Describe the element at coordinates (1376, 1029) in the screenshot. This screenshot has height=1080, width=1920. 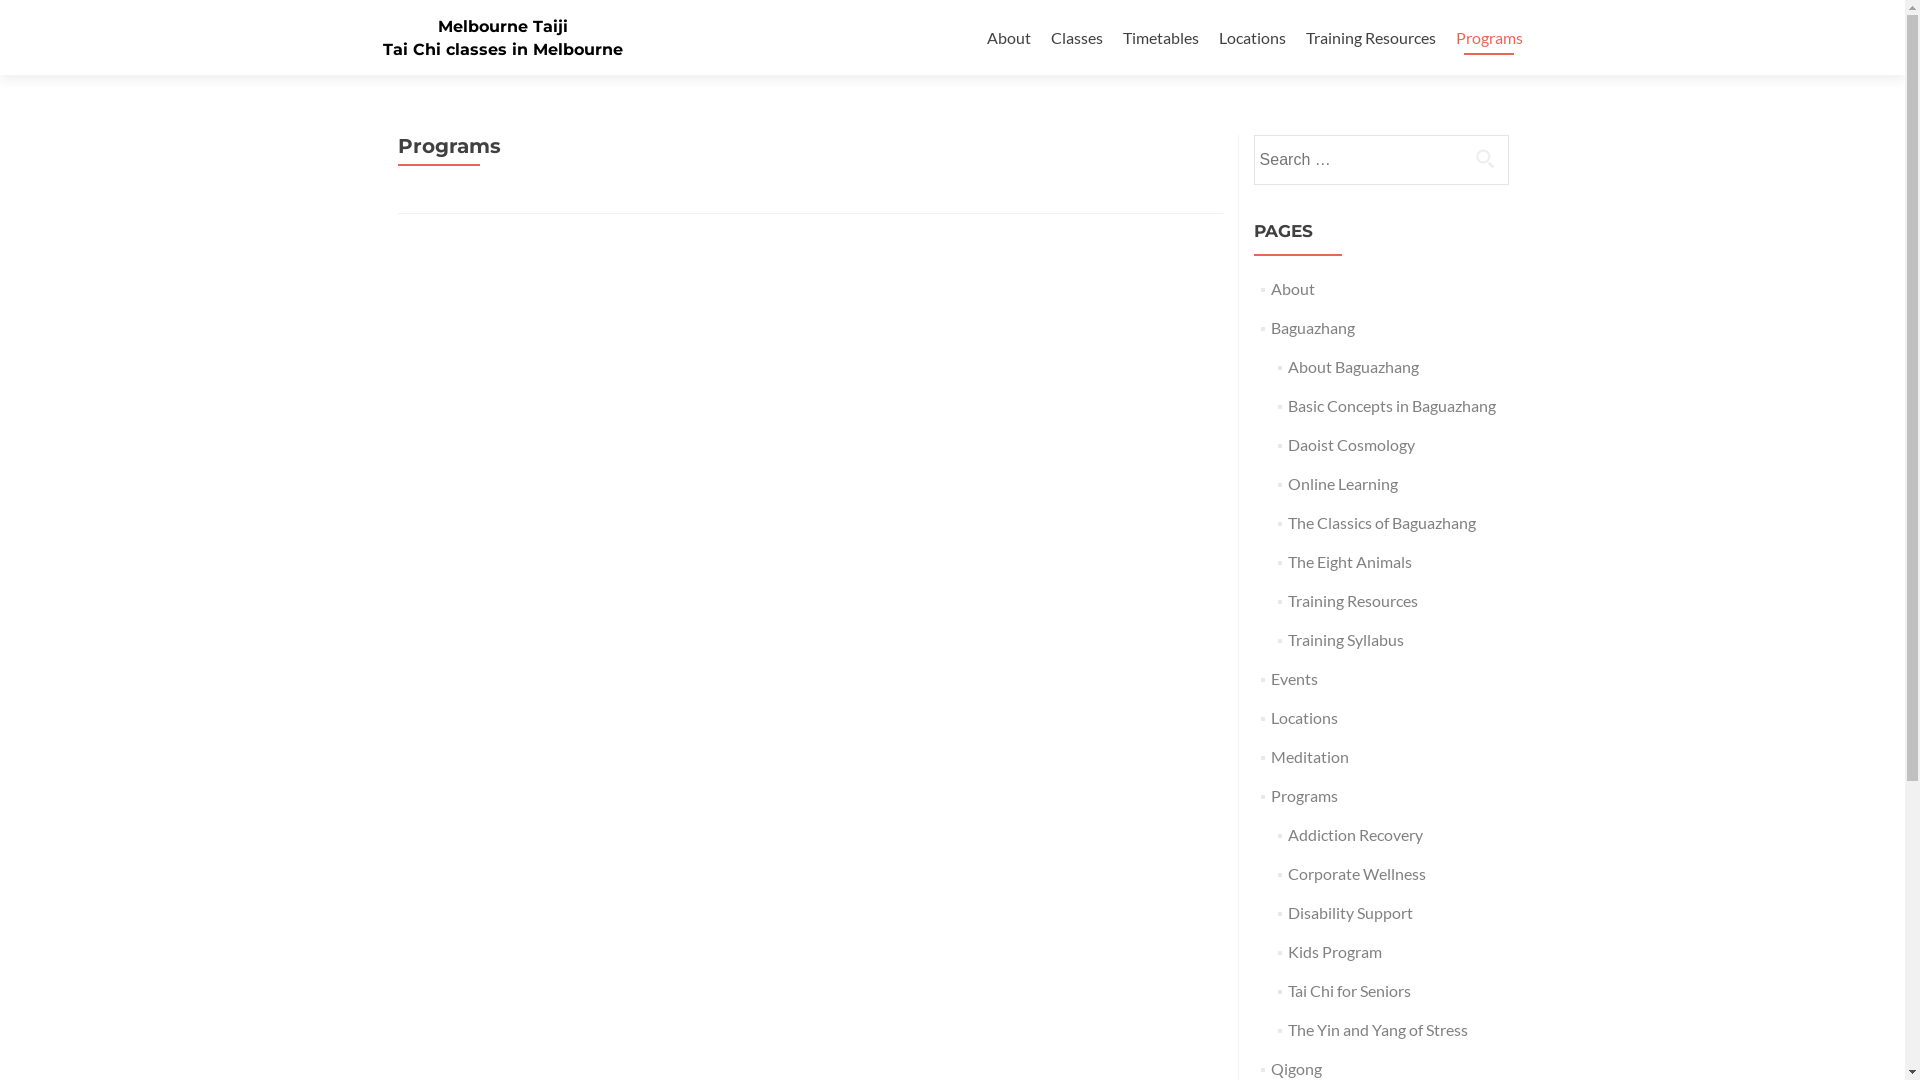
I see `'The Yin and Yang of Stress'` at that location.